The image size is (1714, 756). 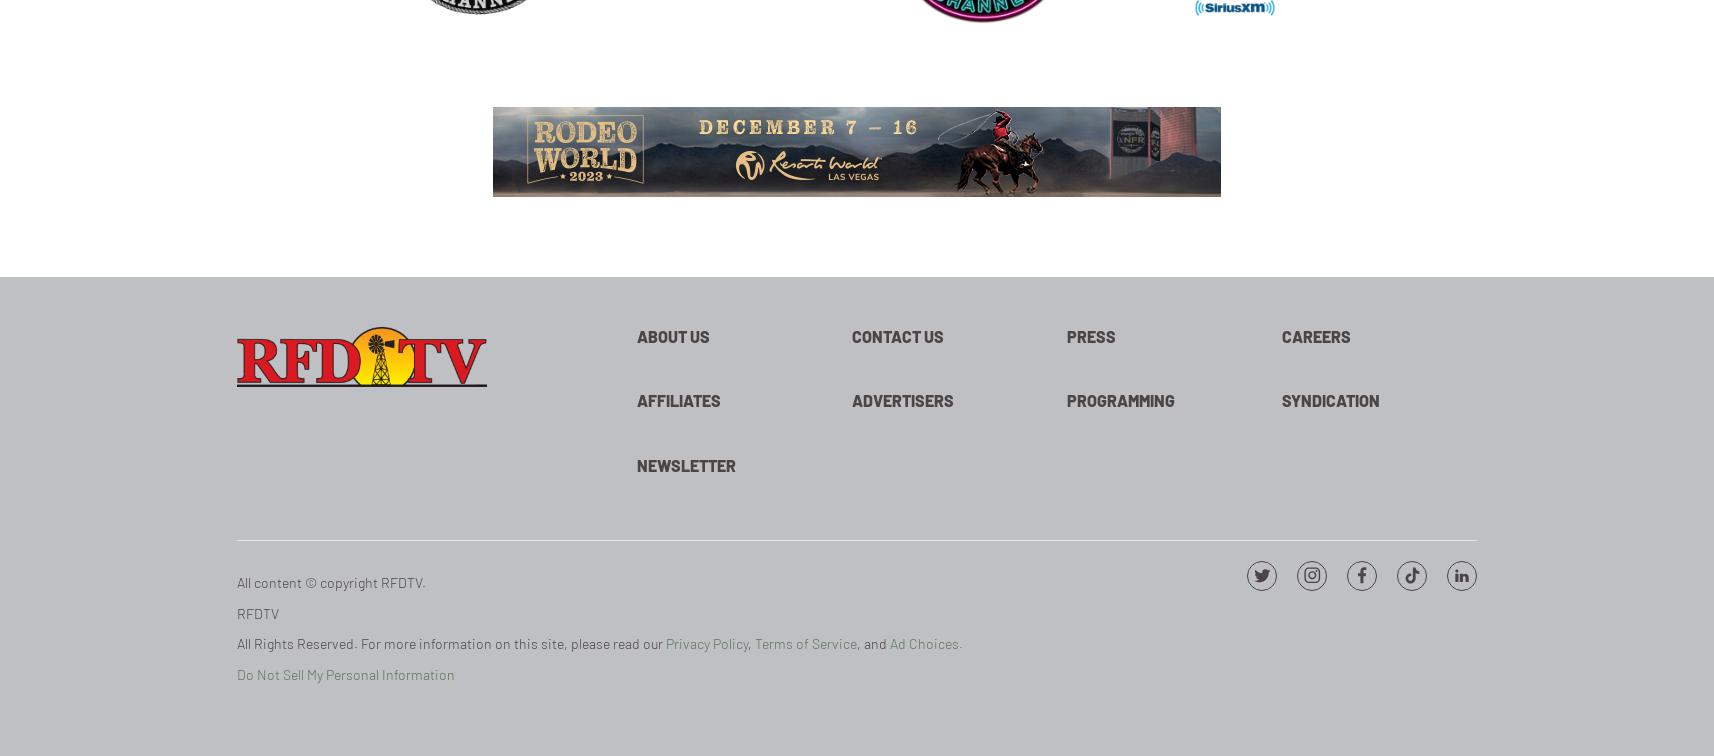 What do you see at coordinates (852, 400) in the screenshot?
I see `'Advertisers'` at bounding box center [852, 400].